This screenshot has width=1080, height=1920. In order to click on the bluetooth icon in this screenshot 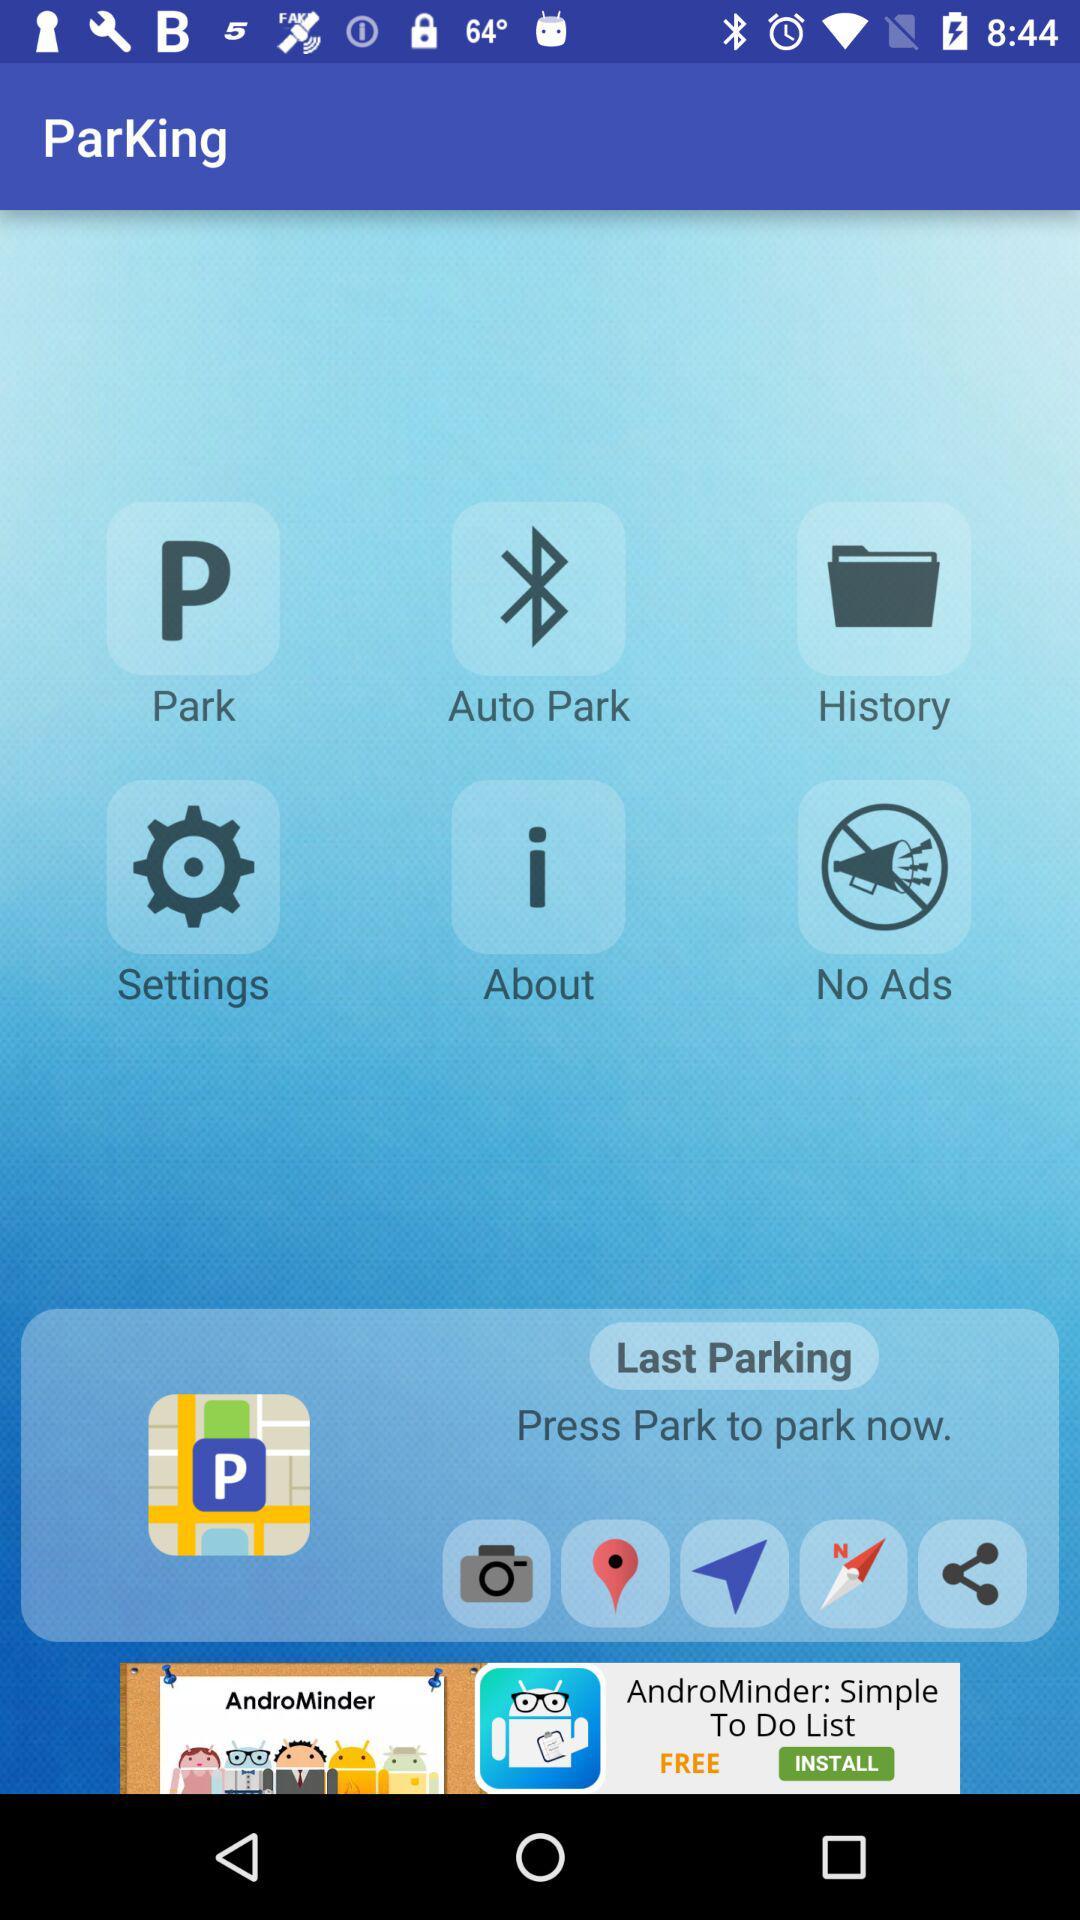, I will do `click(537, 587)`.